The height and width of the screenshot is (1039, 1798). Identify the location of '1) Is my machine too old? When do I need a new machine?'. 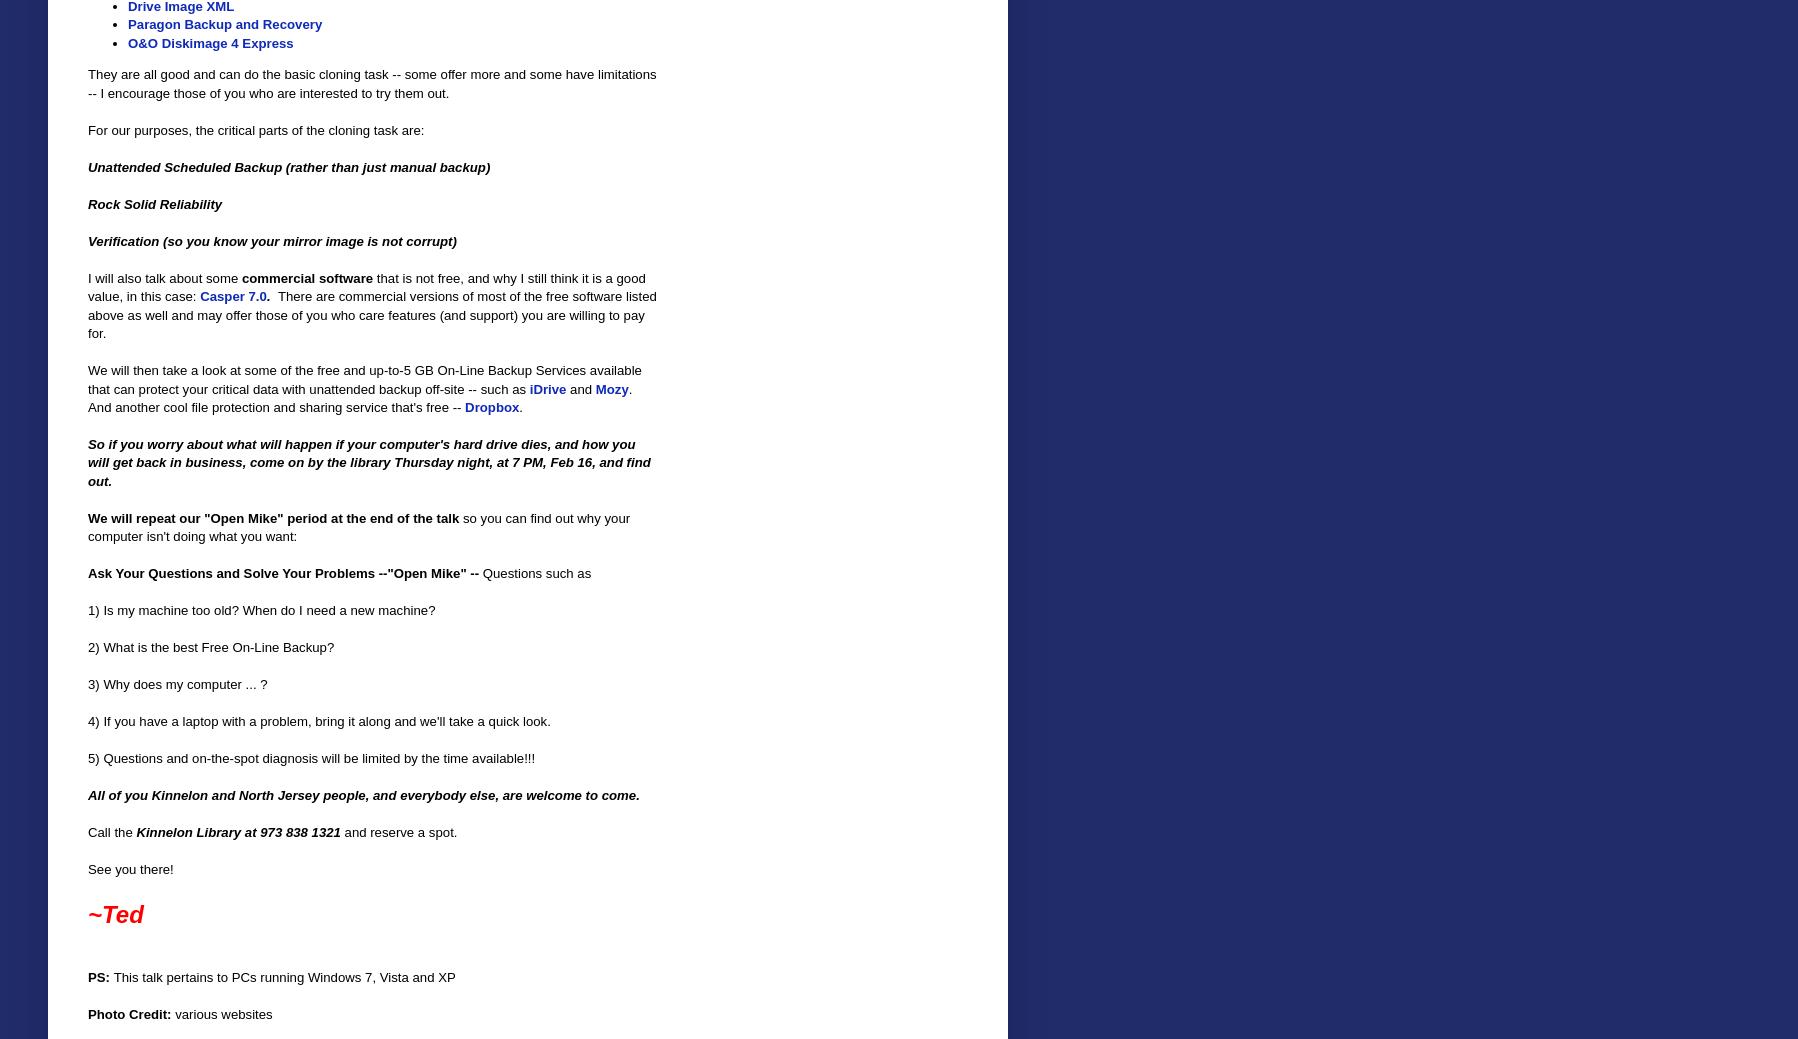
(261, 610).